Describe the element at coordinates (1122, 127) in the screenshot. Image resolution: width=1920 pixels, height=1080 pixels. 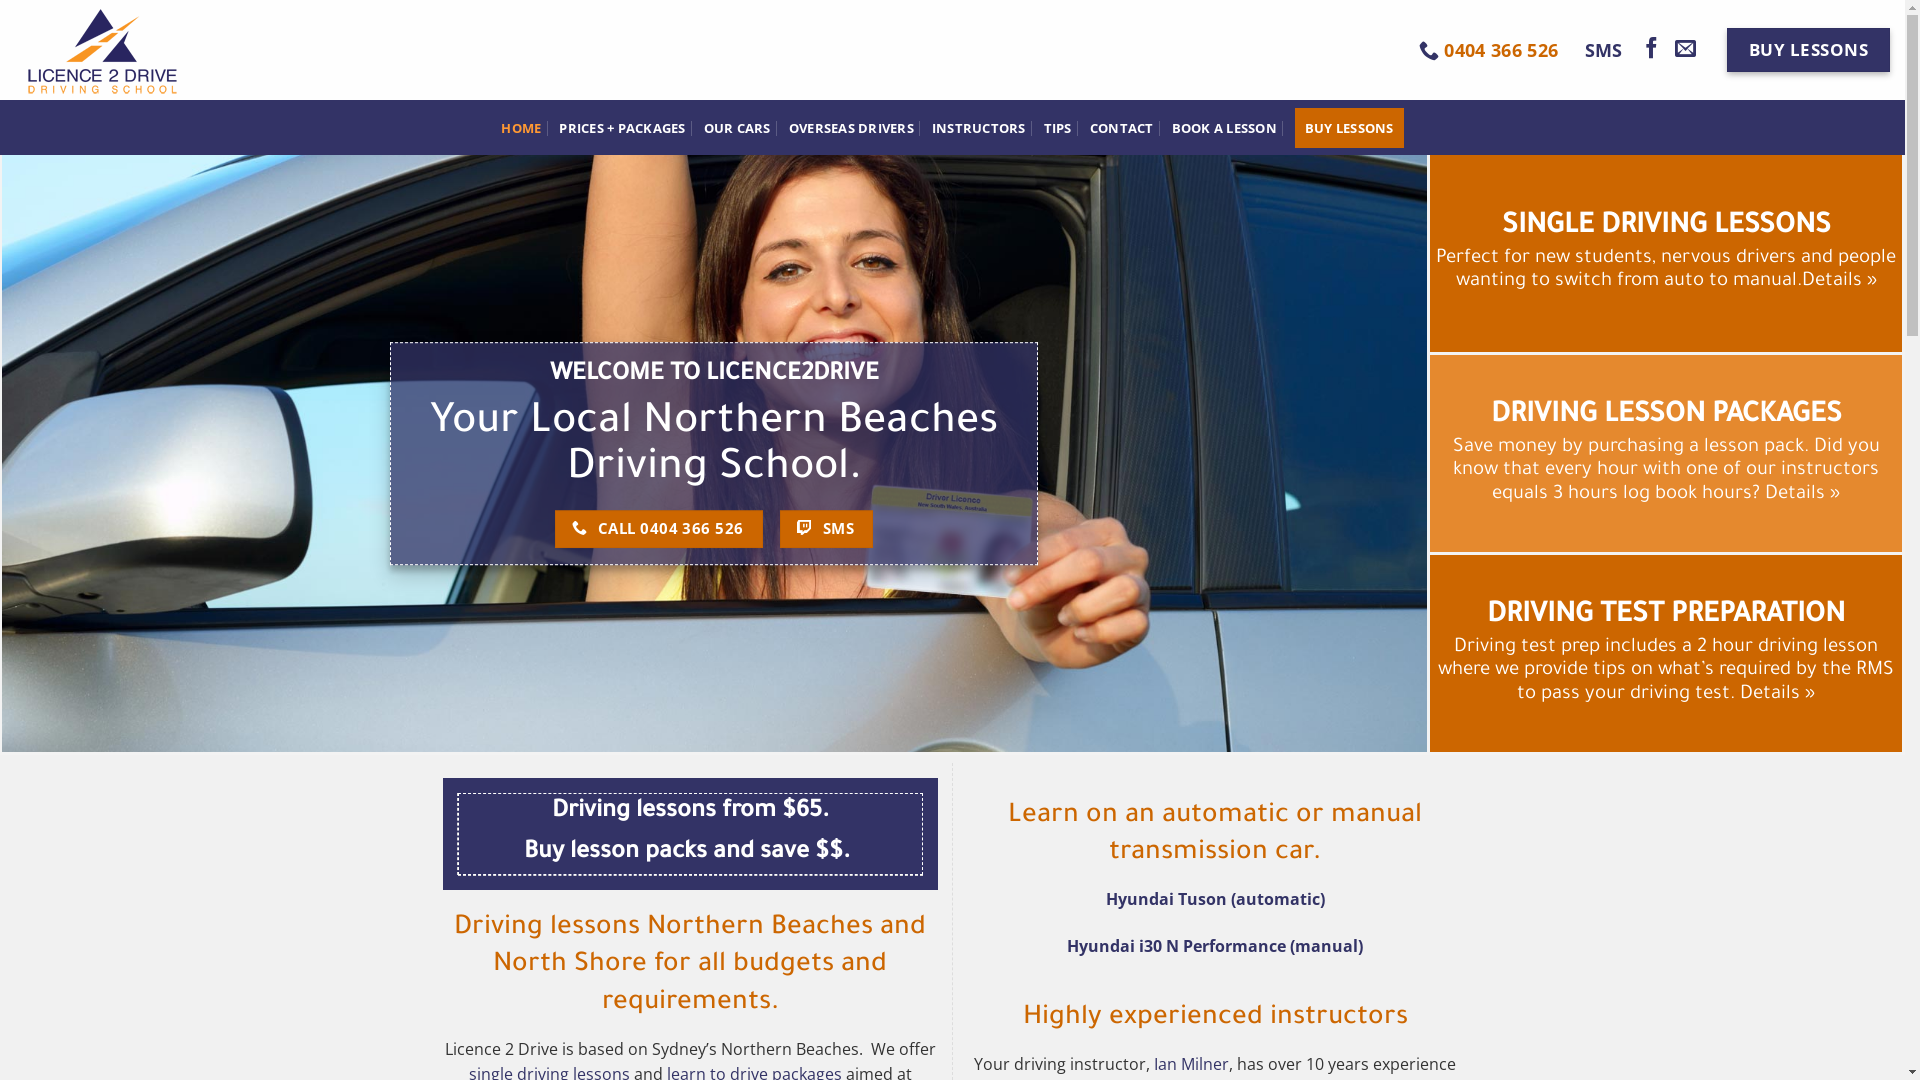
I see `'CONTACT'` at that location.